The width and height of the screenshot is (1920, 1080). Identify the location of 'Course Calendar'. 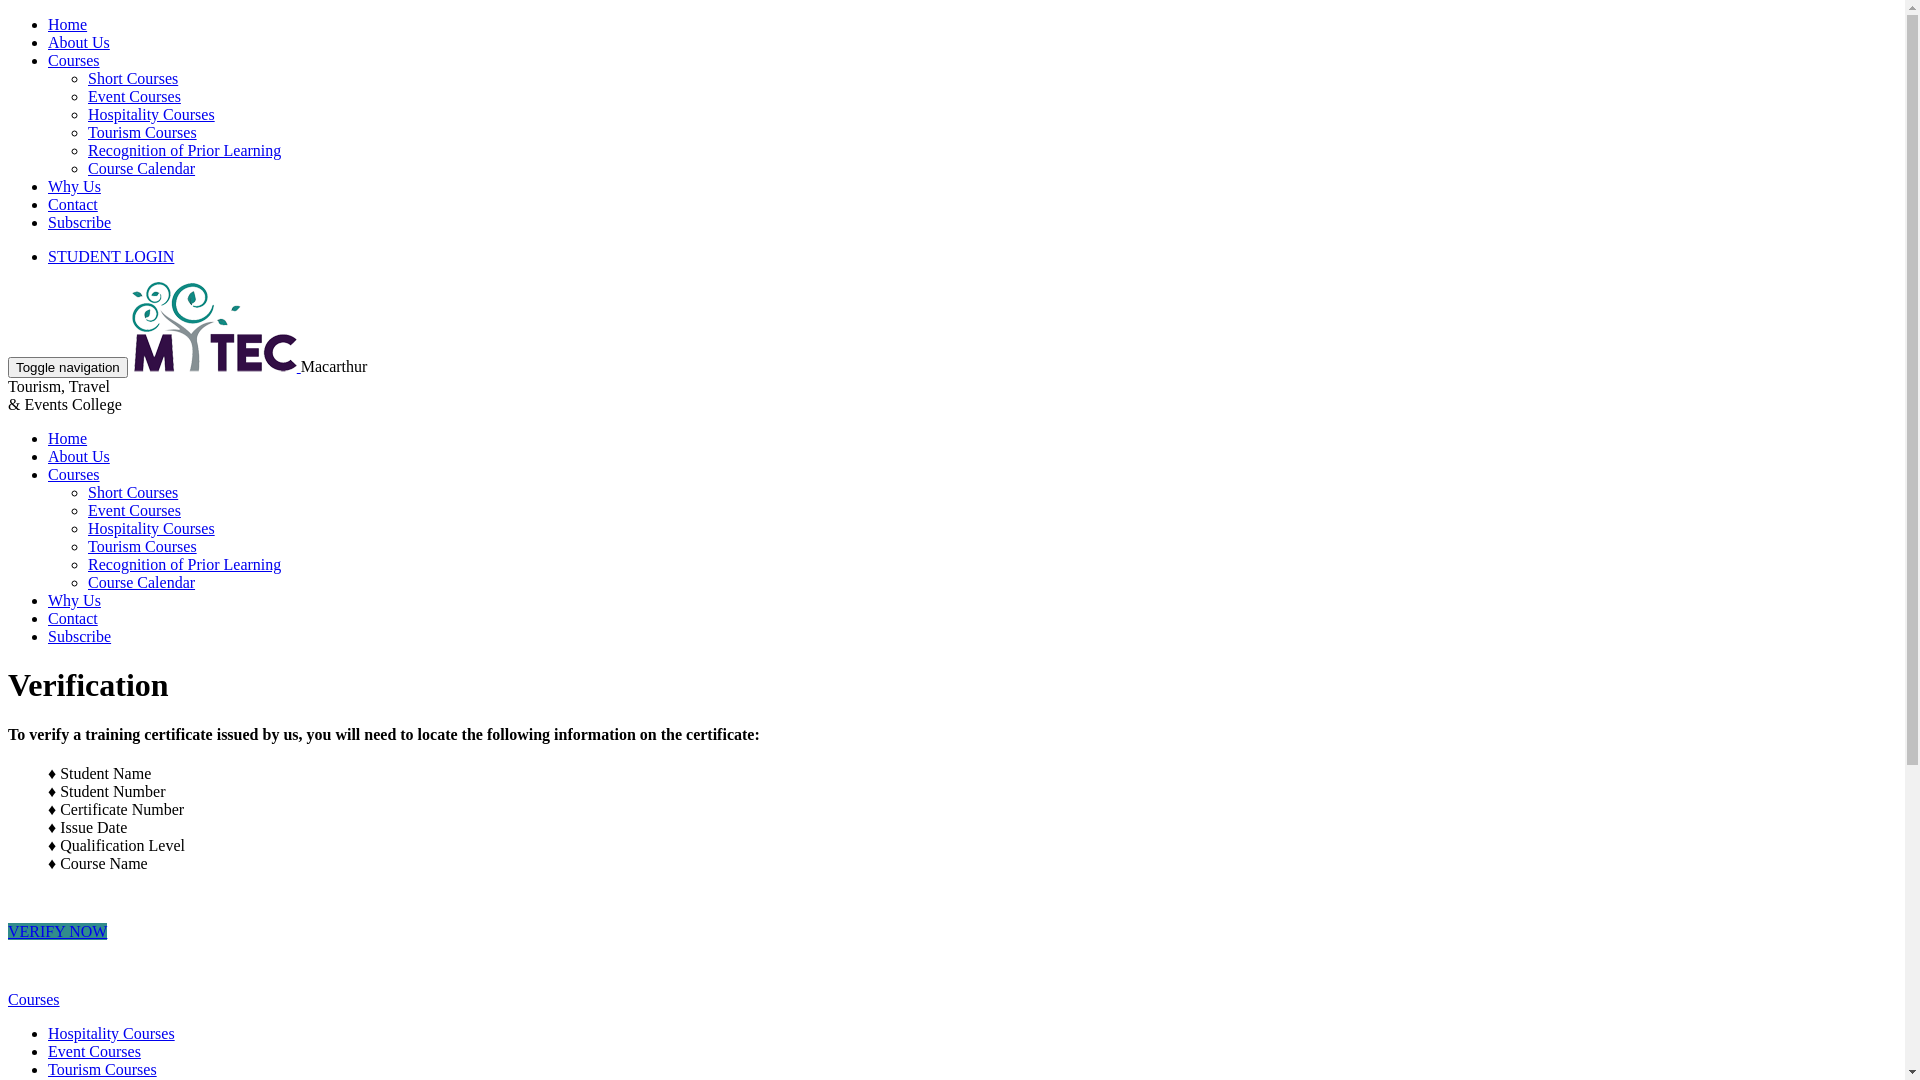
(140, 582).